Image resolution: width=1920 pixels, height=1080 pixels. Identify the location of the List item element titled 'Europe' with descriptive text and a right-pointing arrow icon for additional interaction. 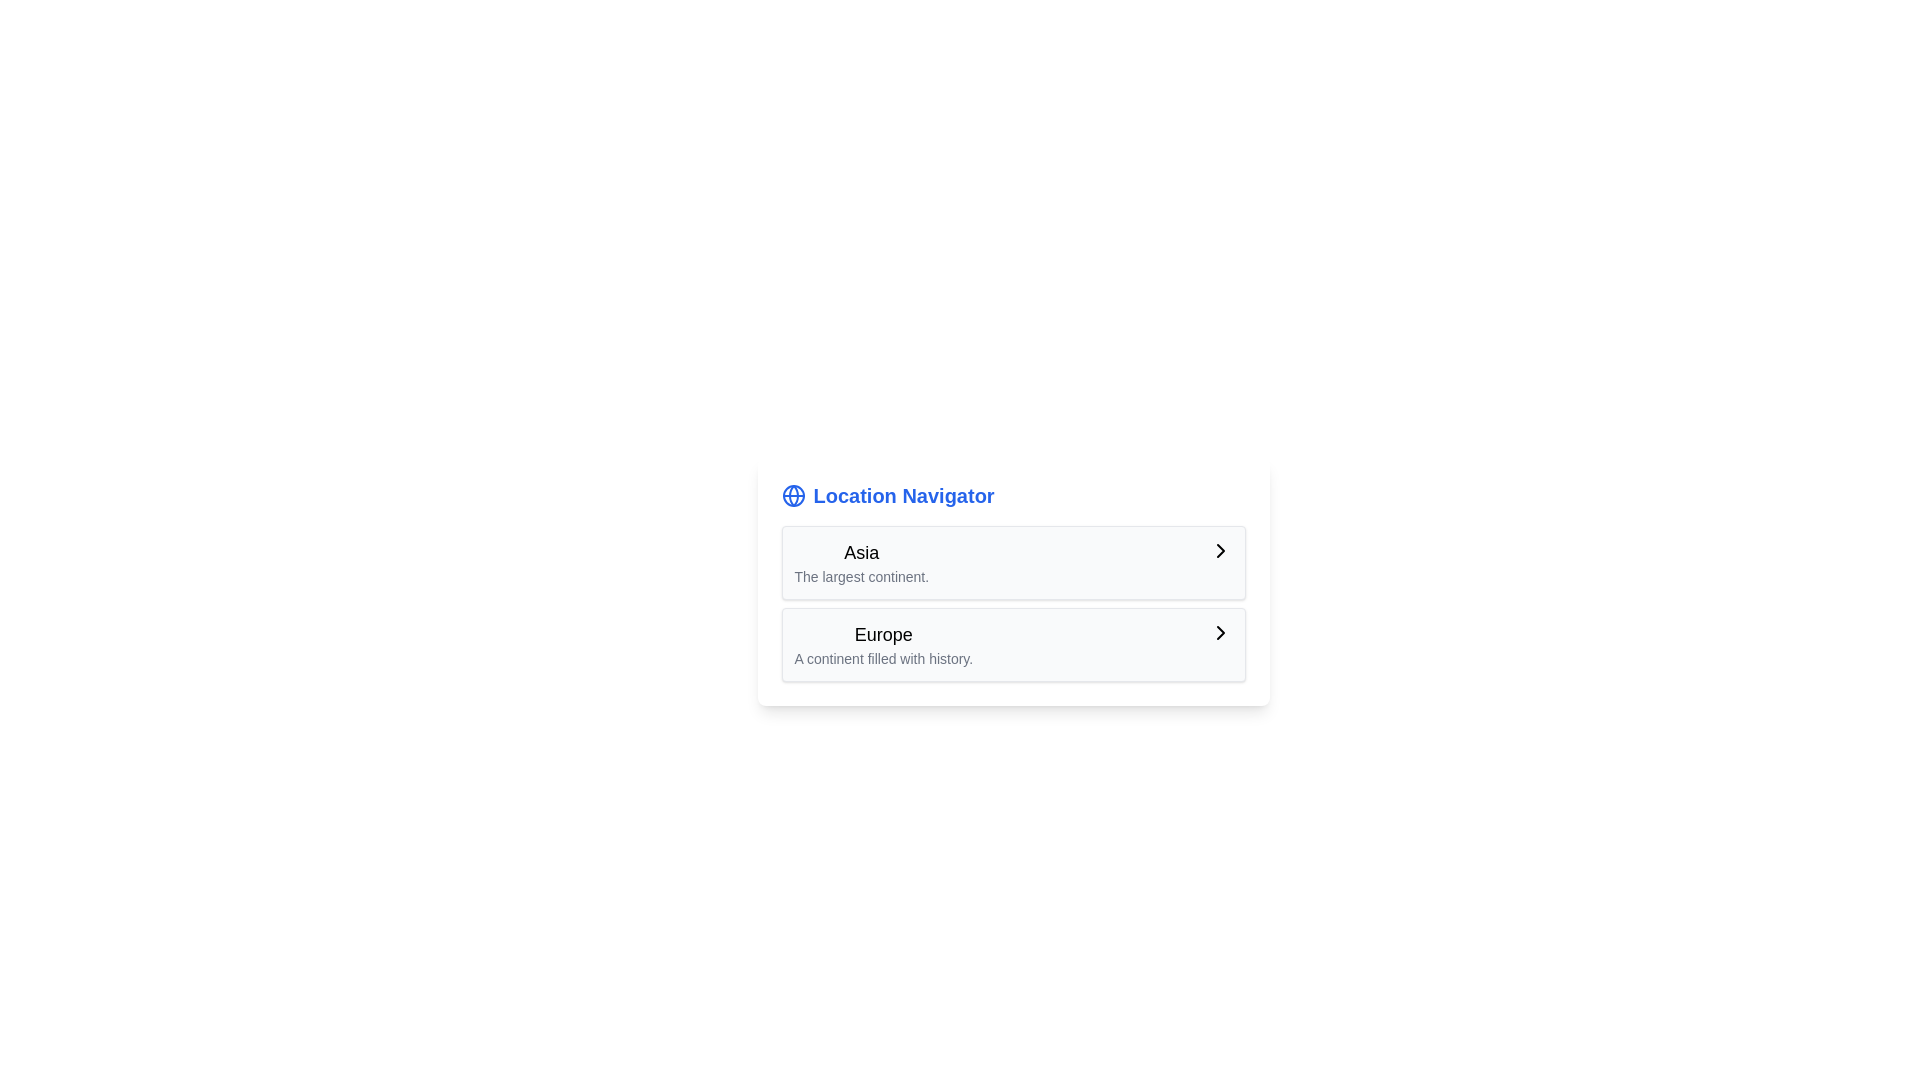
(1013, 644).